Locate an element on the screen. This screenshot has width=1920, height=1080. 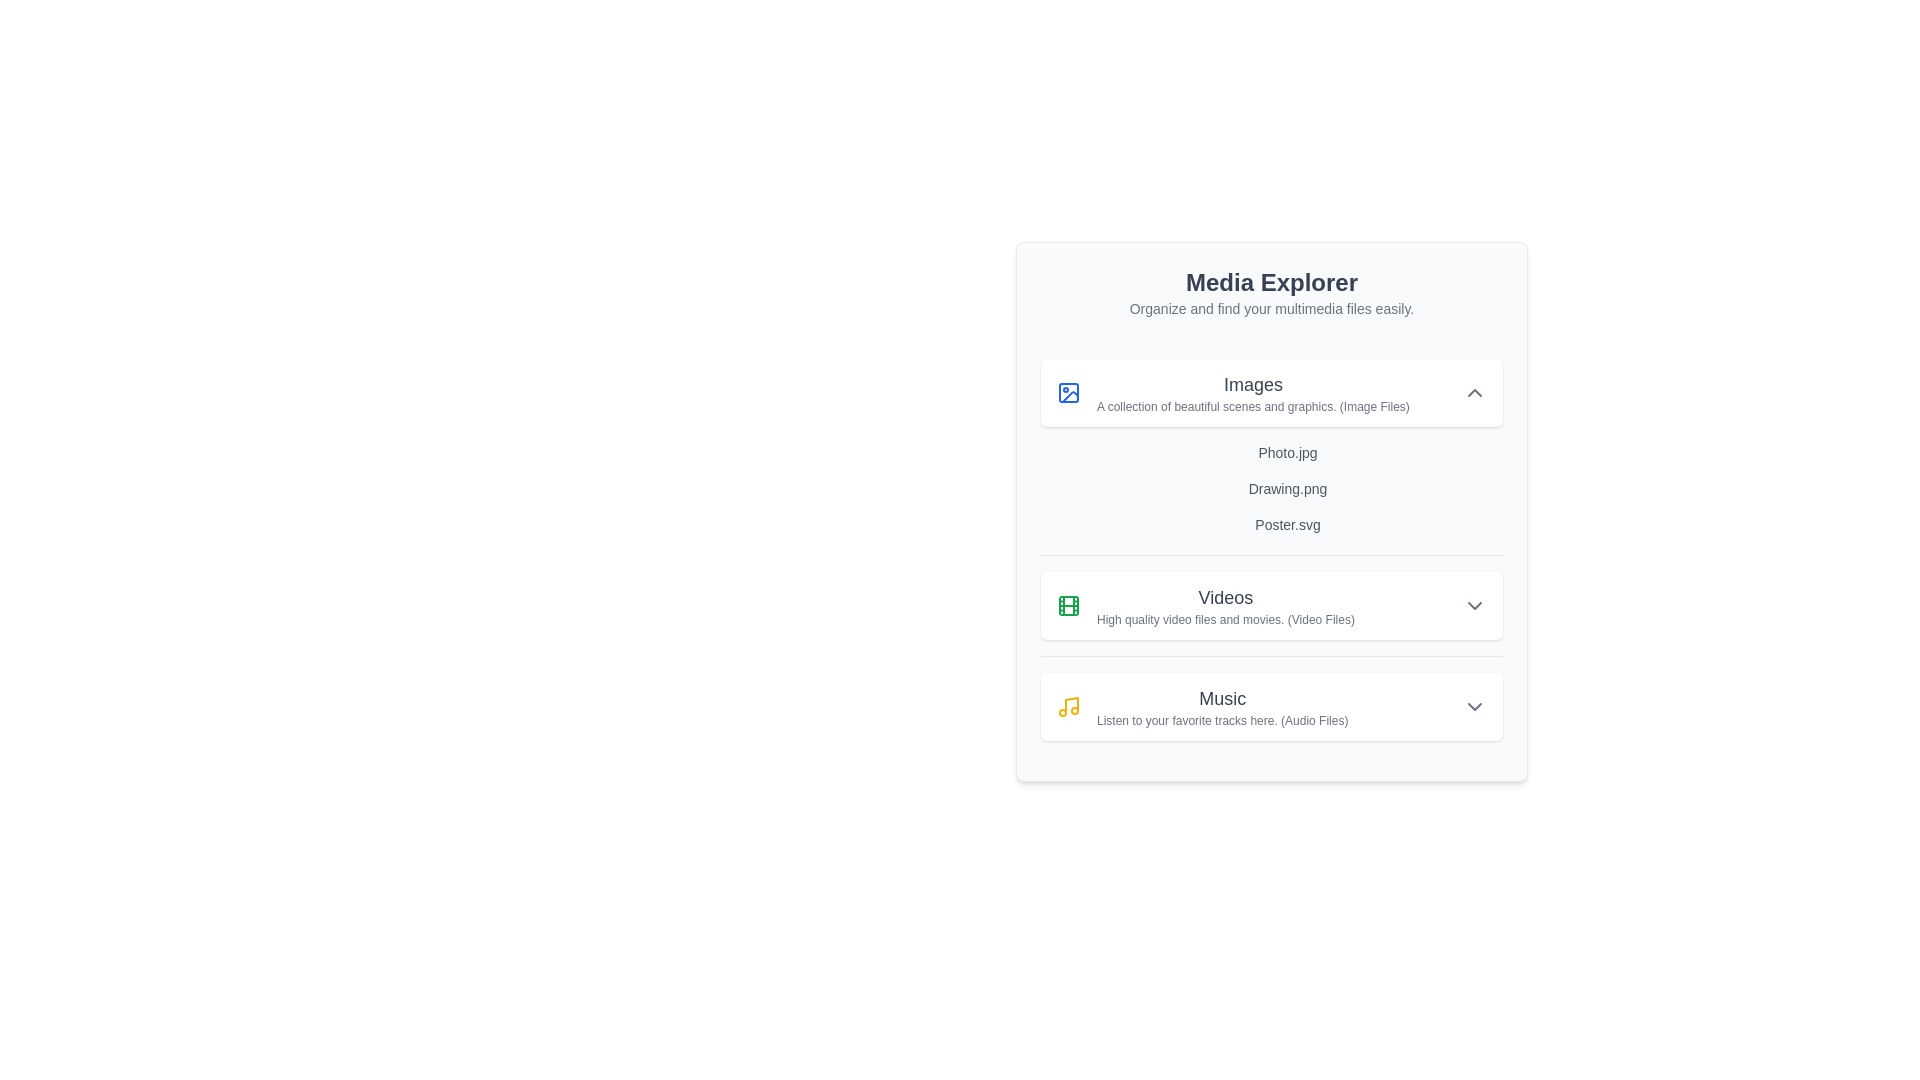
the SVG rectangle that is part of the filmstrip icon next to the 'Videos' section in the media explorer interface is located at coordinates (1068, 604).